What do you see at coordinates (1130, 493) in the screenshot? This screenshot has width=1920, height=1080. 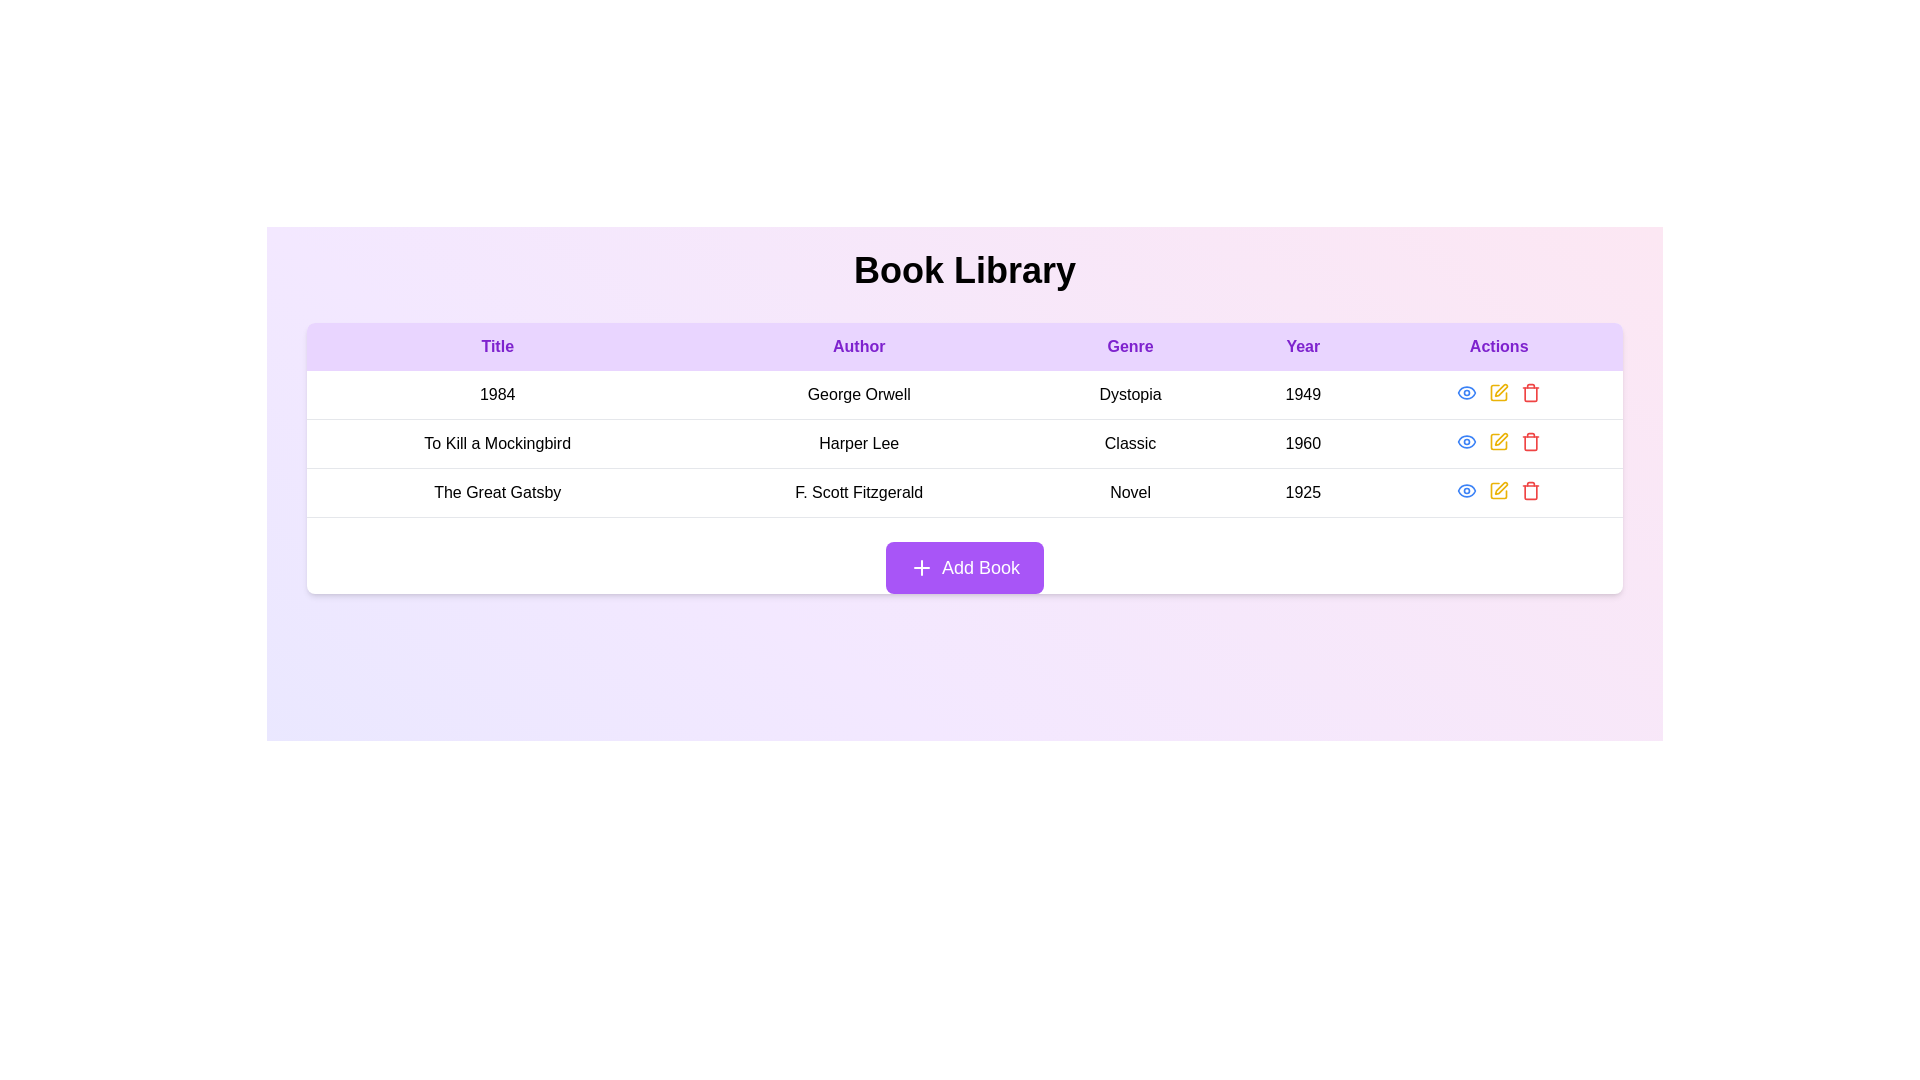 I see `the text label 'Novel' in the 'Genre' column of the table, located in the third row, which corresponds to 'The Great Gatsby'` at bounding box center [1130, 493].